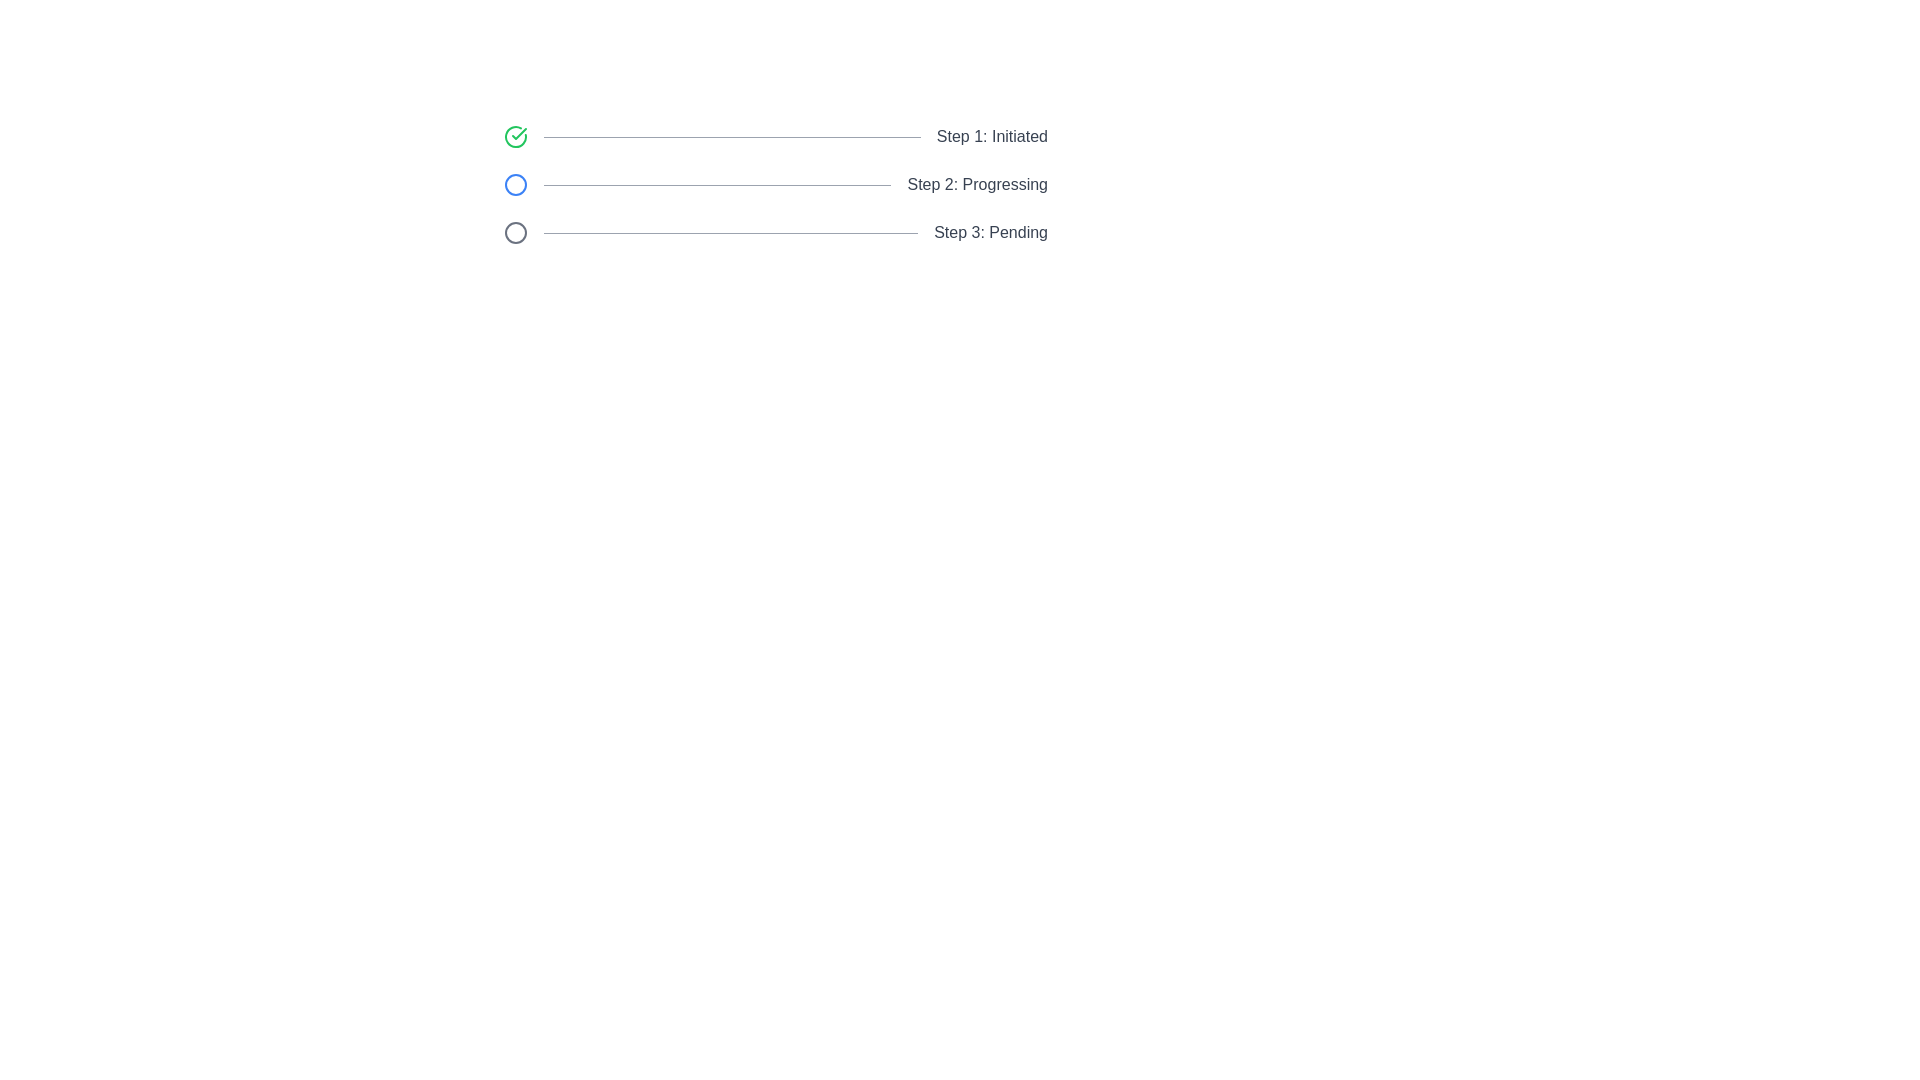 The width and height of the screenshot is (1920, 1080). Describe the element at coordinates (515, 231) in the screenshot. I see `the non-interactive SVG circle with a gray border that indicates 'Step 3: Pending'` at that location.